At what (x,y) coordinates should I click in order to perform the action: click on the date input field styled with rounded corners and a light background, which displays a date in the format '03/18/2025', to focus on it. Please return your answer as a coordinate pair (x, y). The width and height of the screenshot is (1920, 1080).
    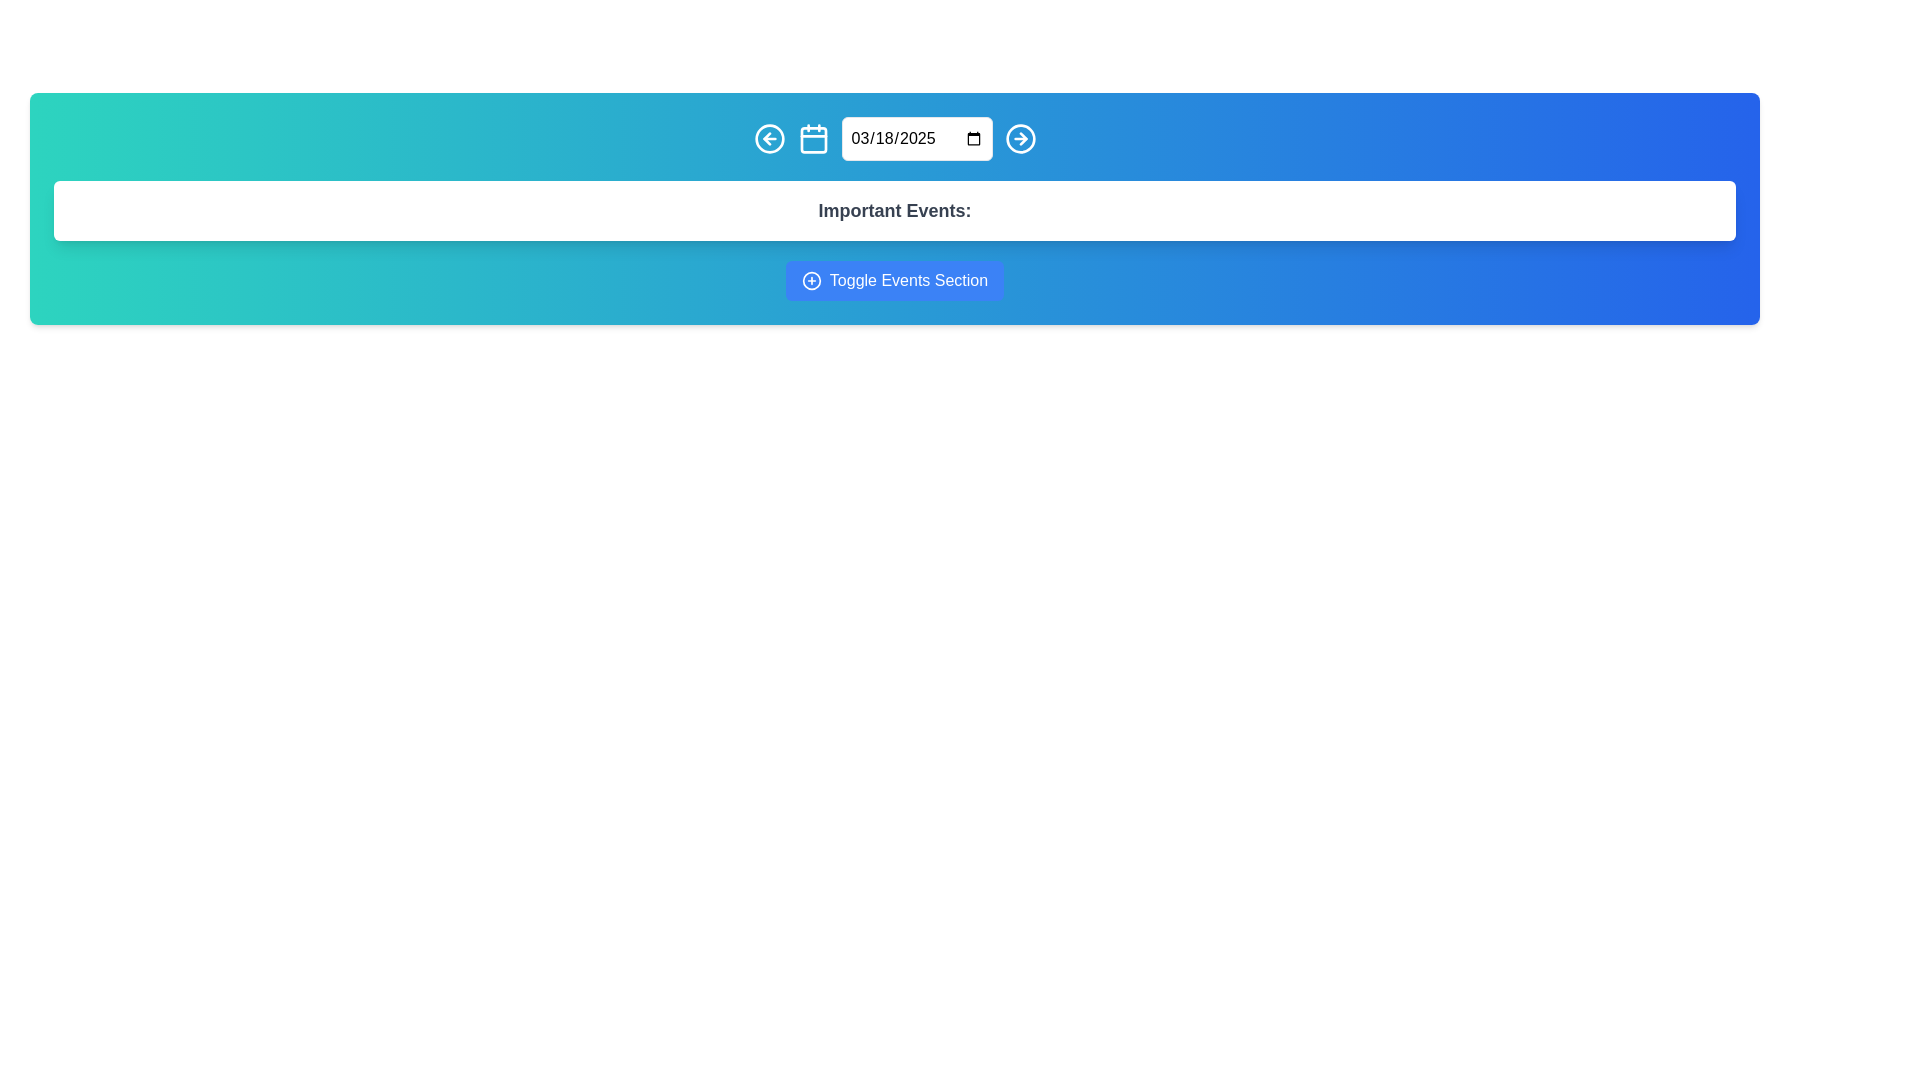
    Looking at the image, I should click on (893, 137).